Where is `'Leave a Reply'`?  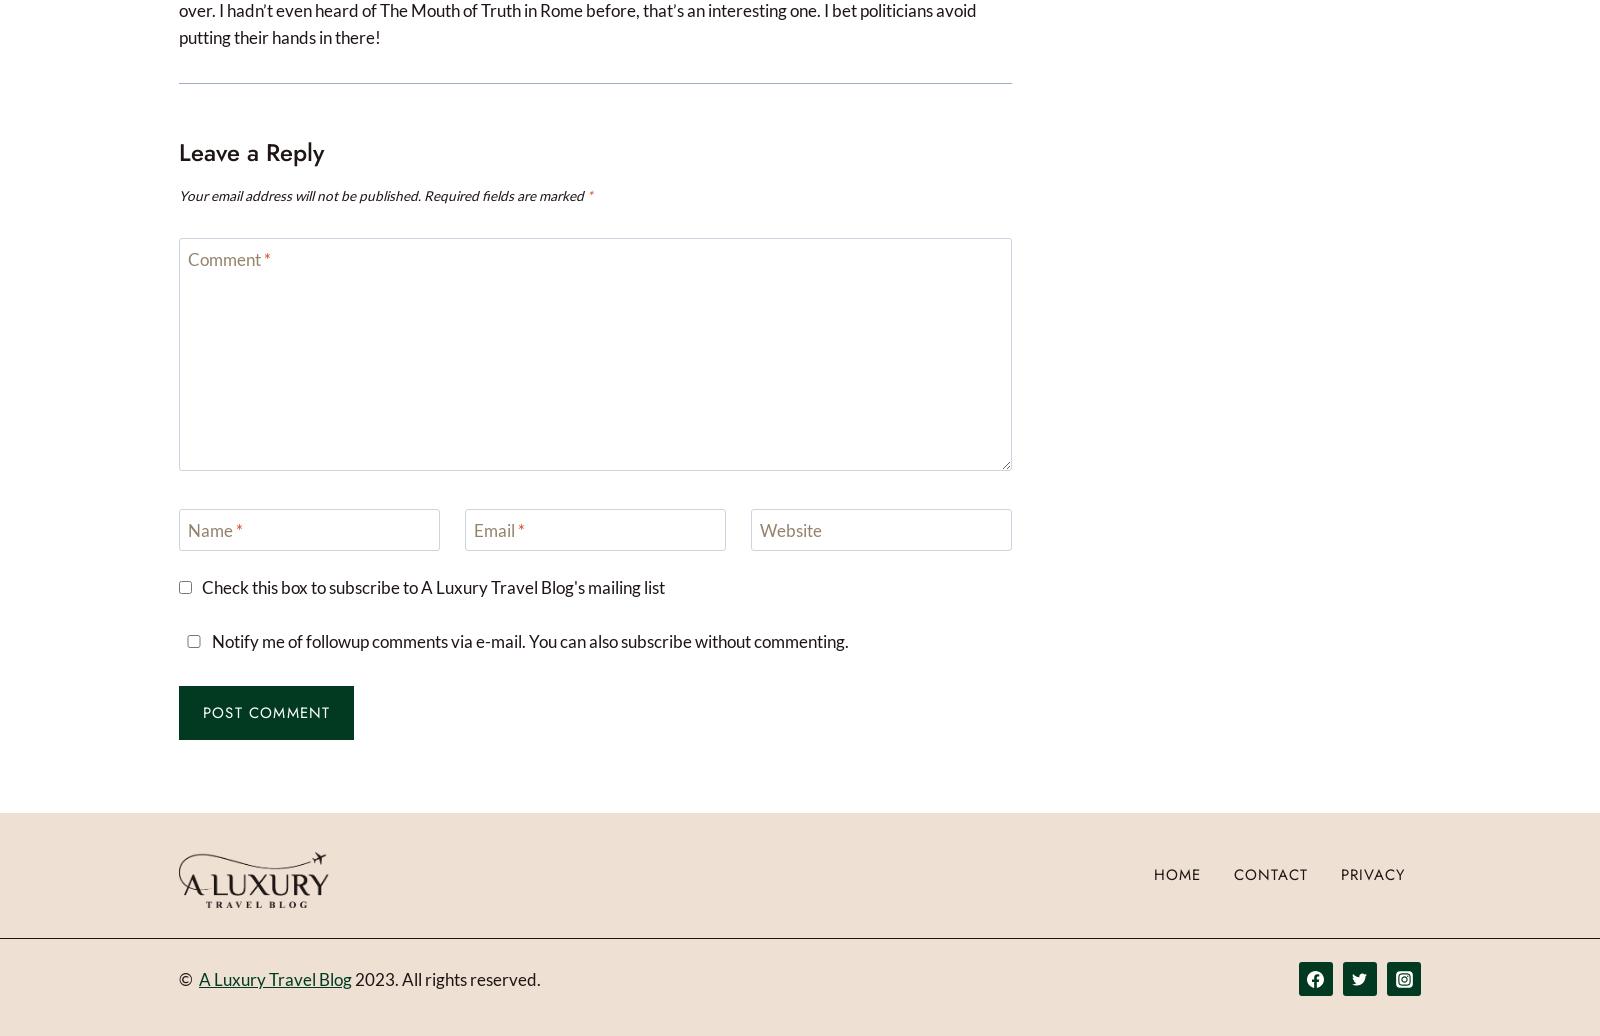 'Leave a Reply' is located at coordinates (251, 151).